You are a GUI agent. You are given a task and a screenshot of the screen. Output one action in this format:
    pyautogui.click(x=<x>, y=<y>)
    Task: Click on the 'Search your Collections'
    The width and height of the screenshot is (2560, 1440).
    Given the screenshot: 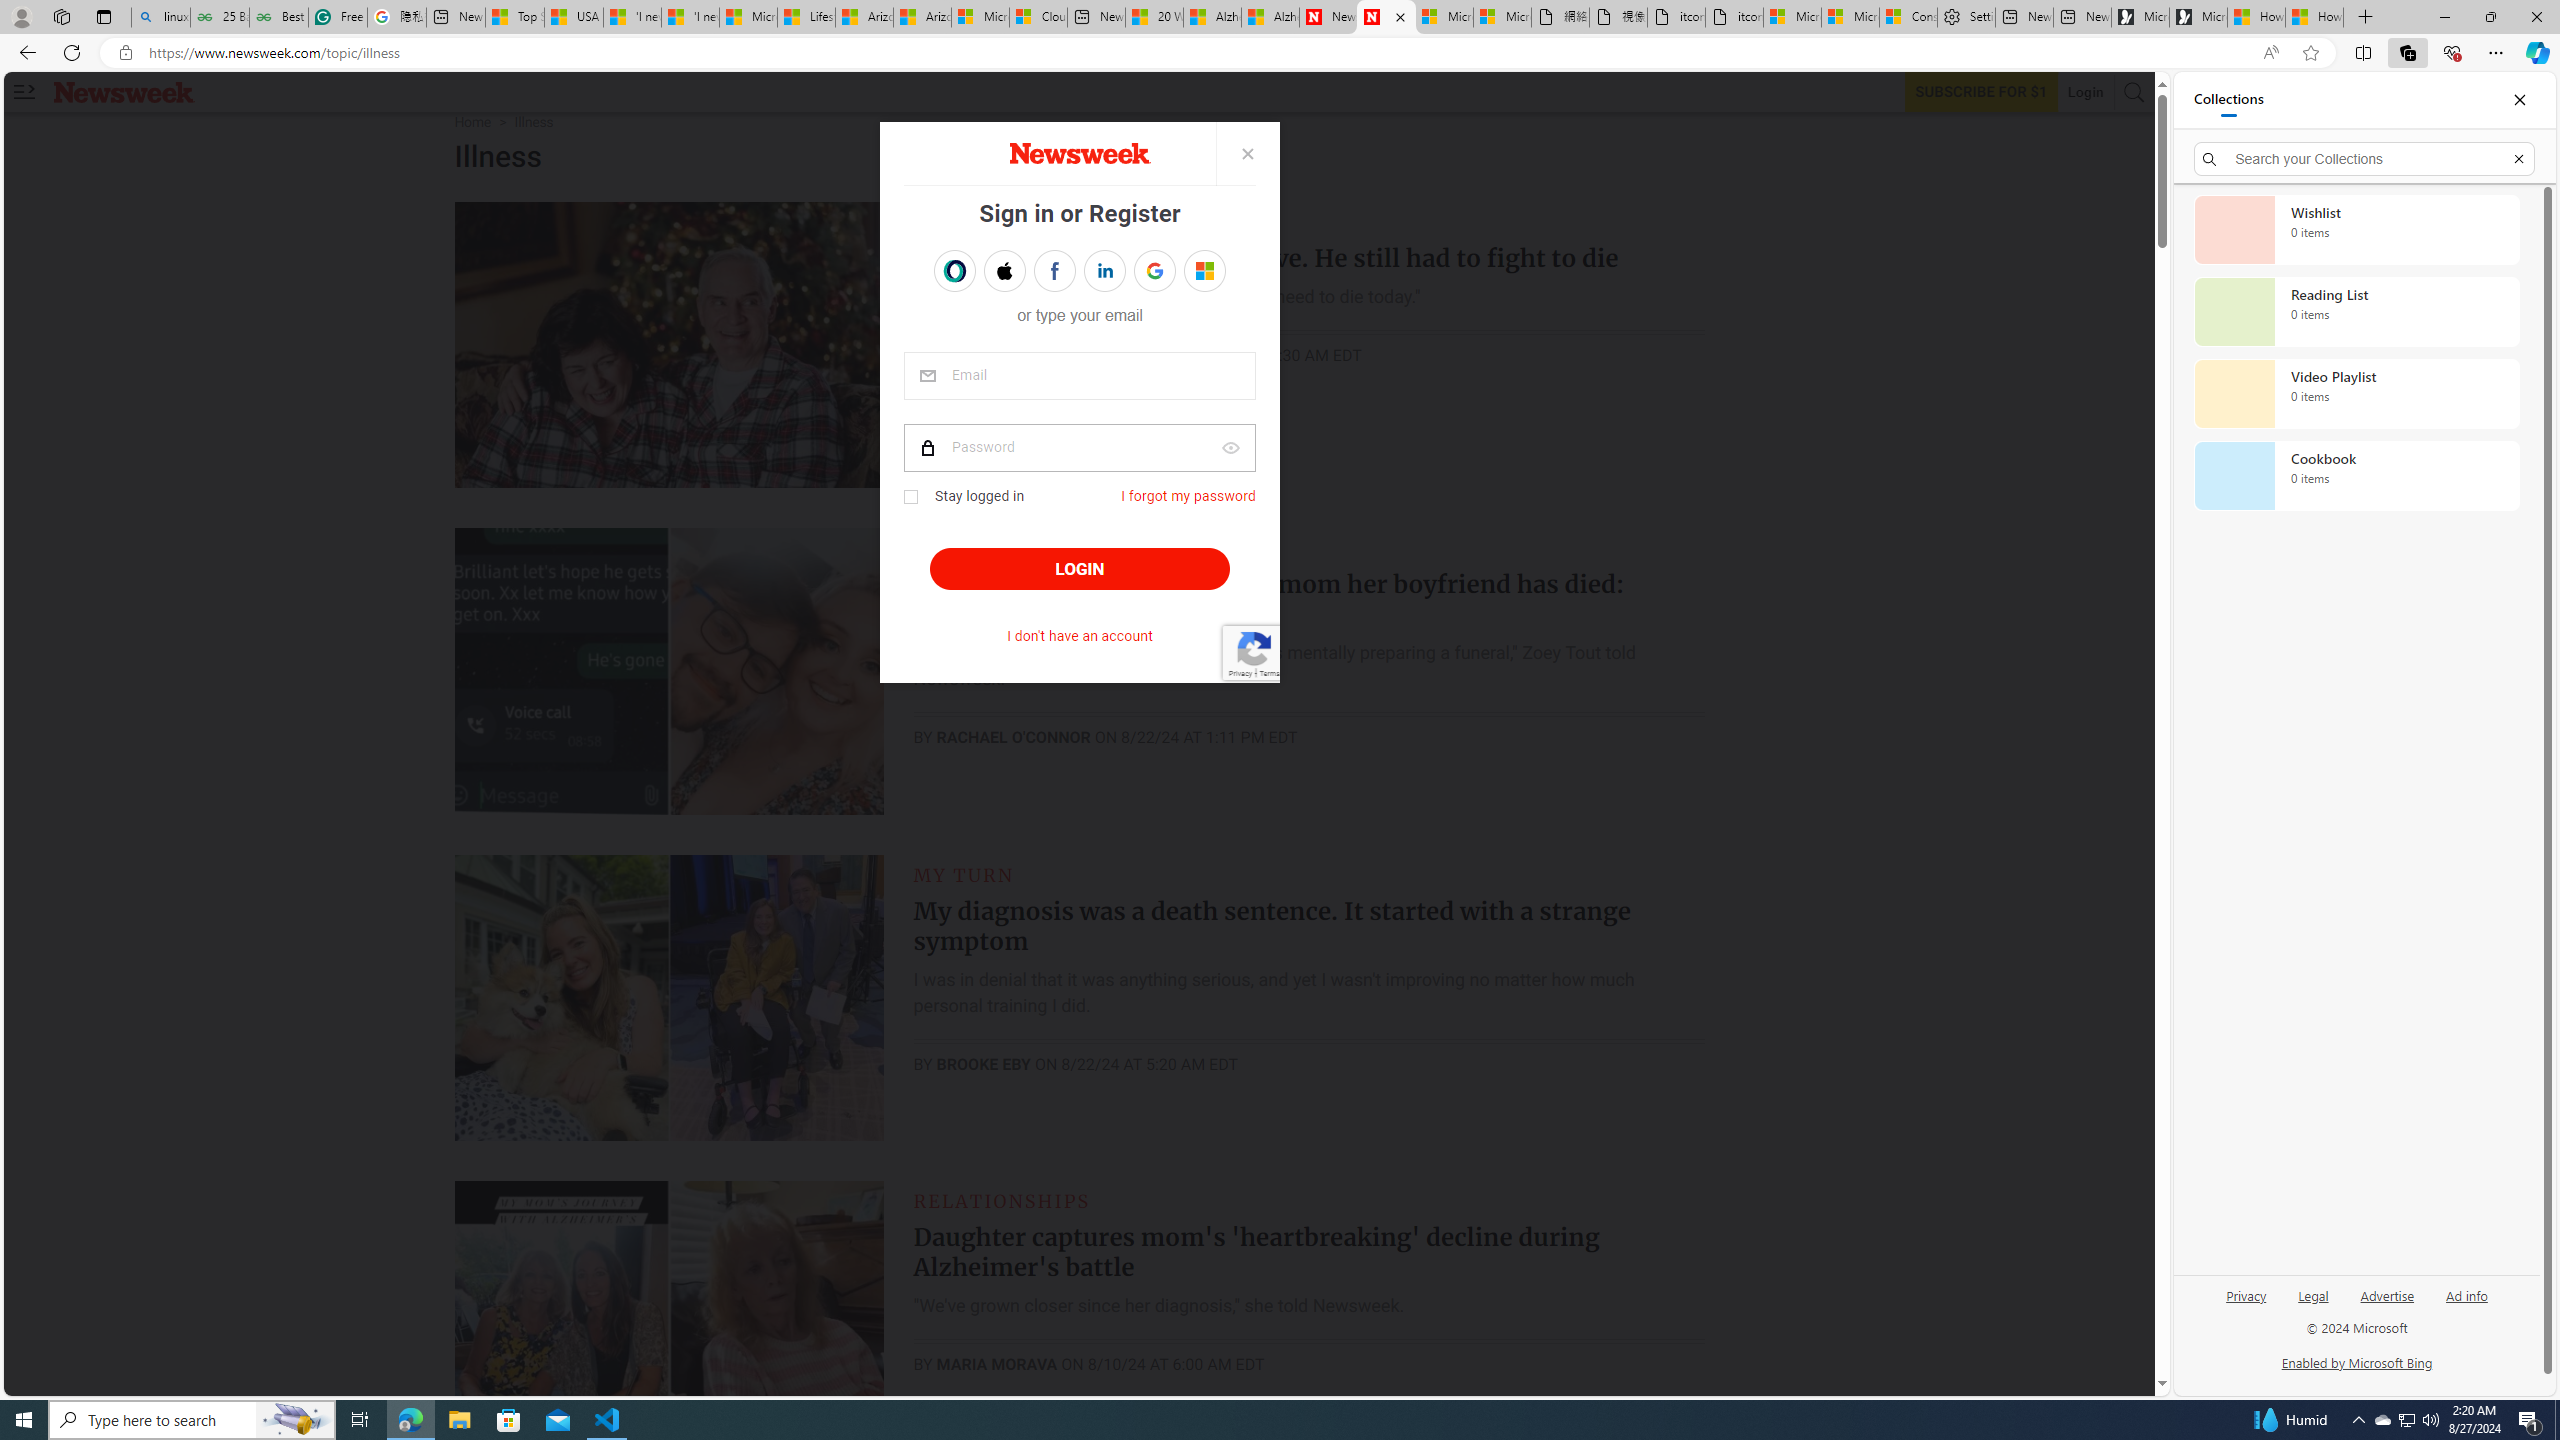 What is the action you would take?
    pyautogui.click(x=2364, y=158)
    